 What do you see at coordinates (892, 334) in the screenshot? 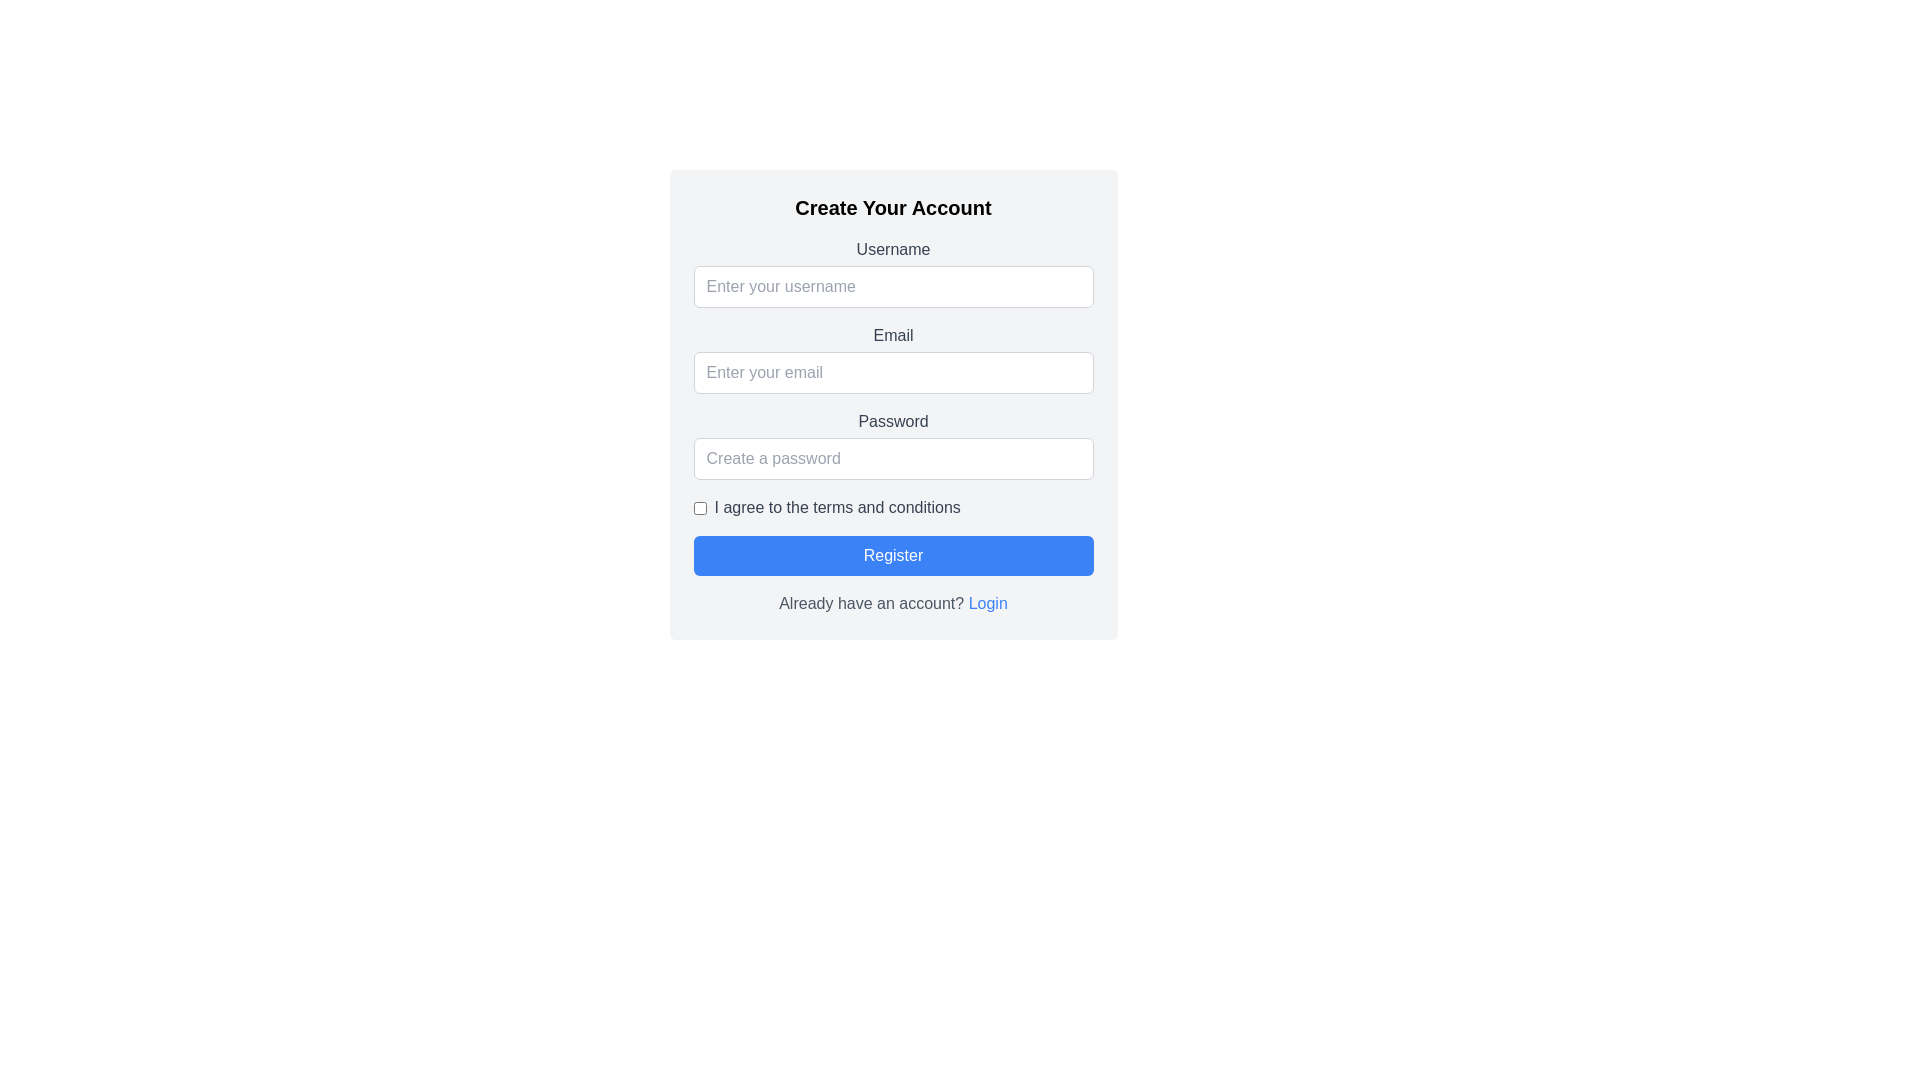
I see `static text label displaying the word 'Email', which is styled in muted gray and positioned above an input field` at bounding box center [892, 334].